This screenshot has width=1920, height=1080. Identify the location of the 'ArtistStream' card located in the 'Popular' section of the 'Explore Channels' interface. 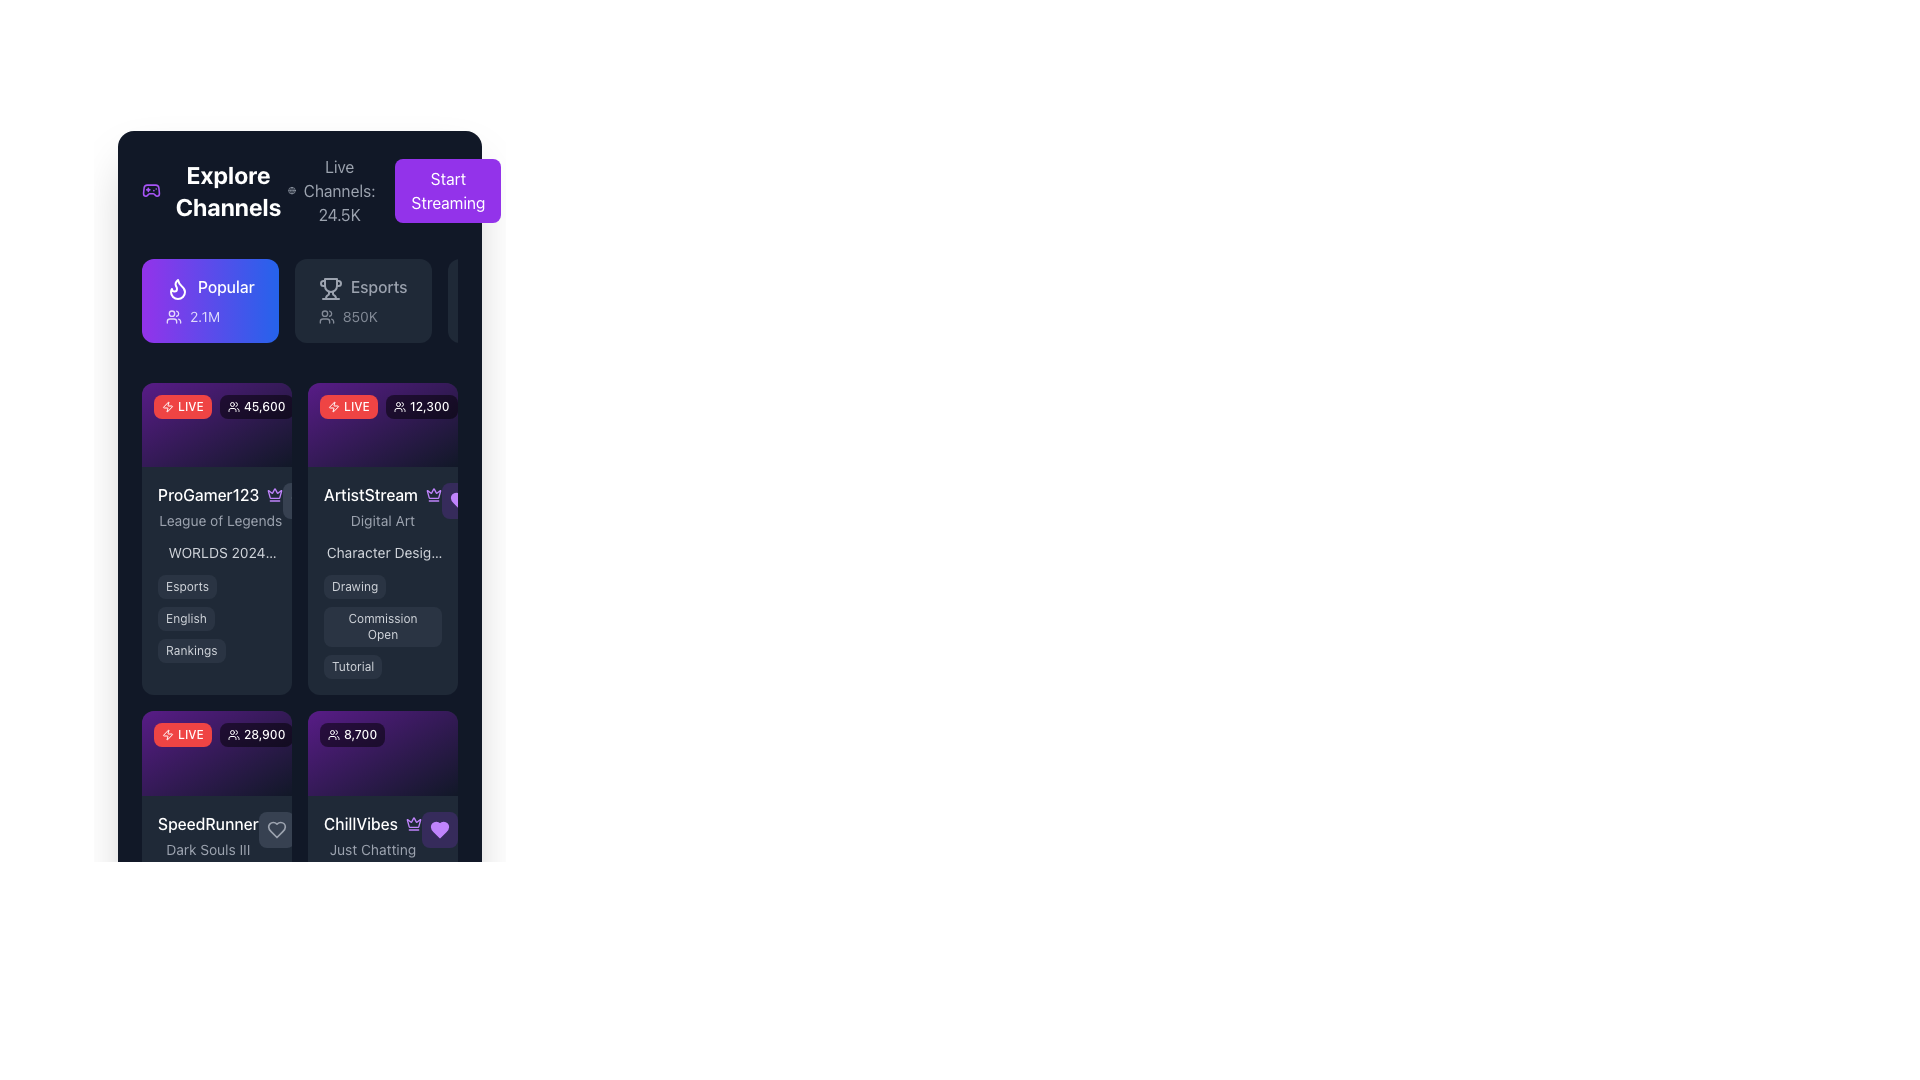
(383, 423).